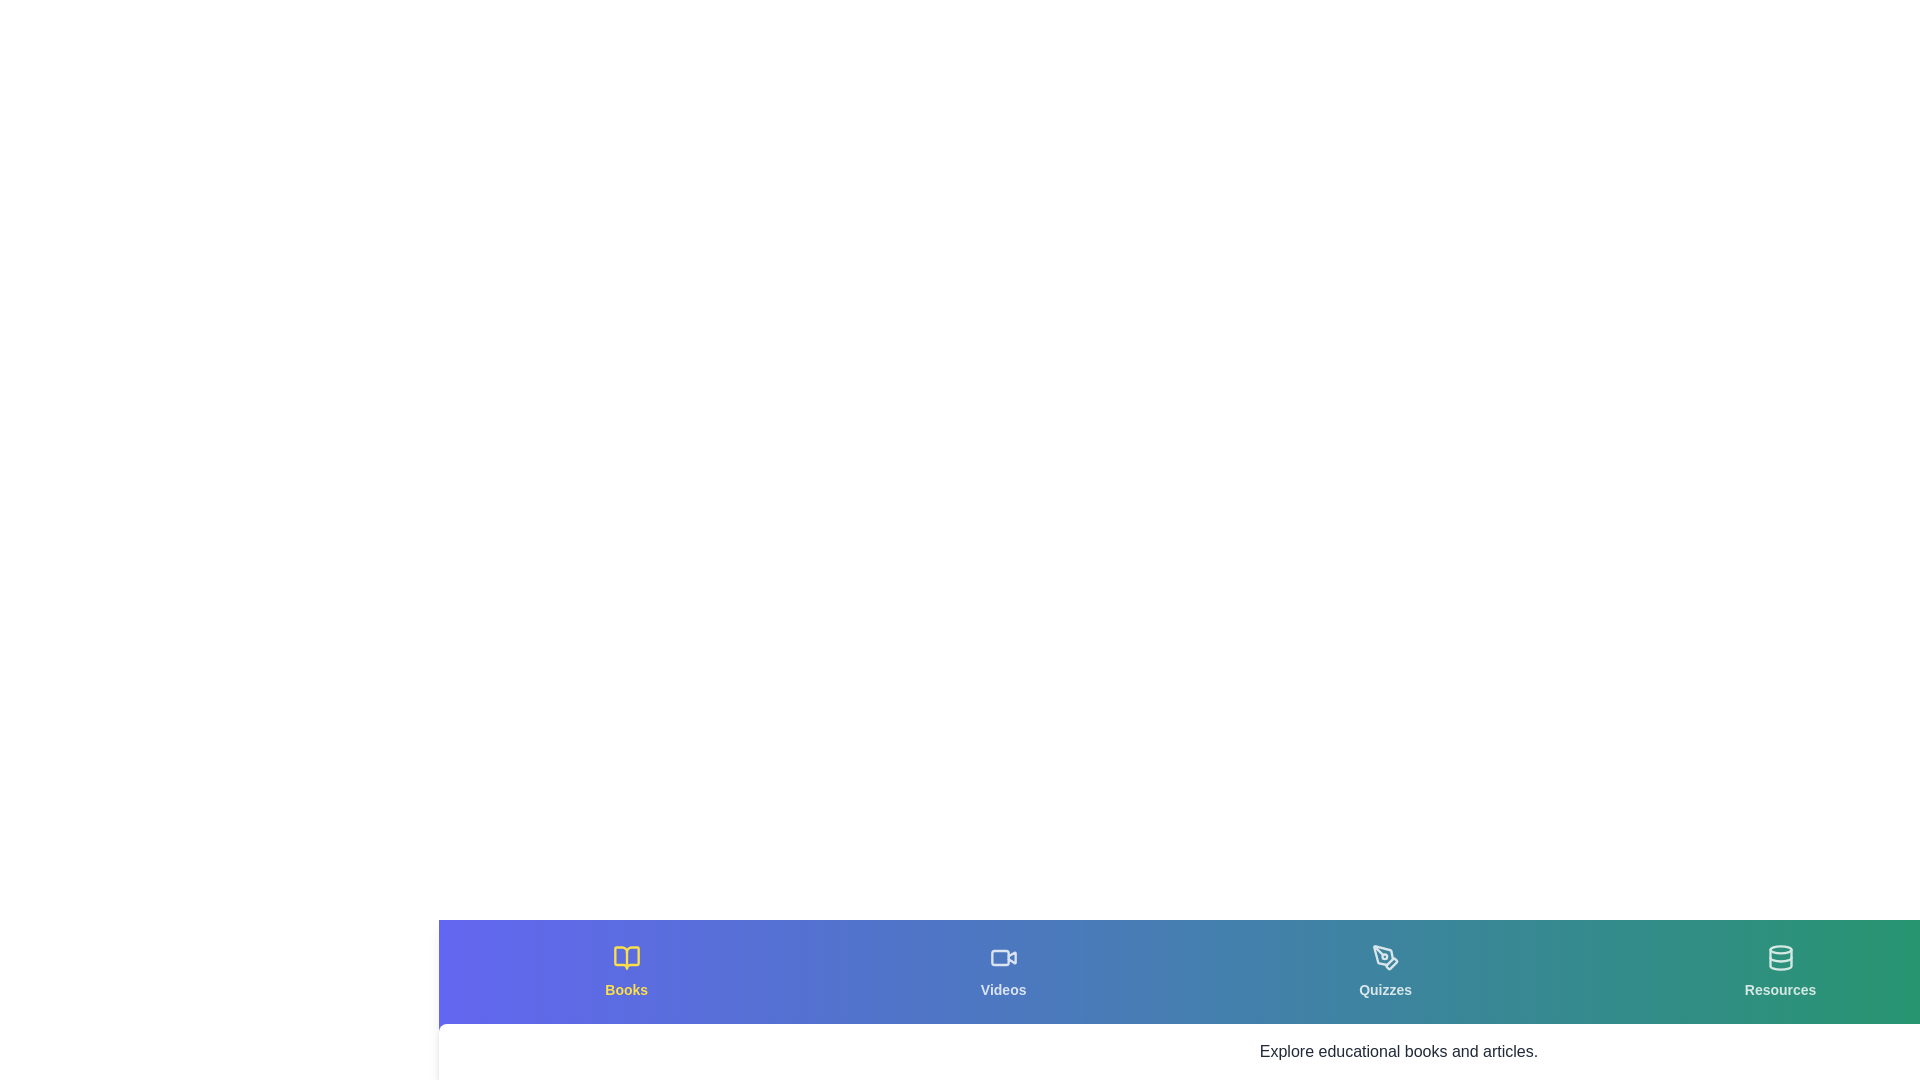  I want to click on the tab labeled Videos, so click(1003, 971).